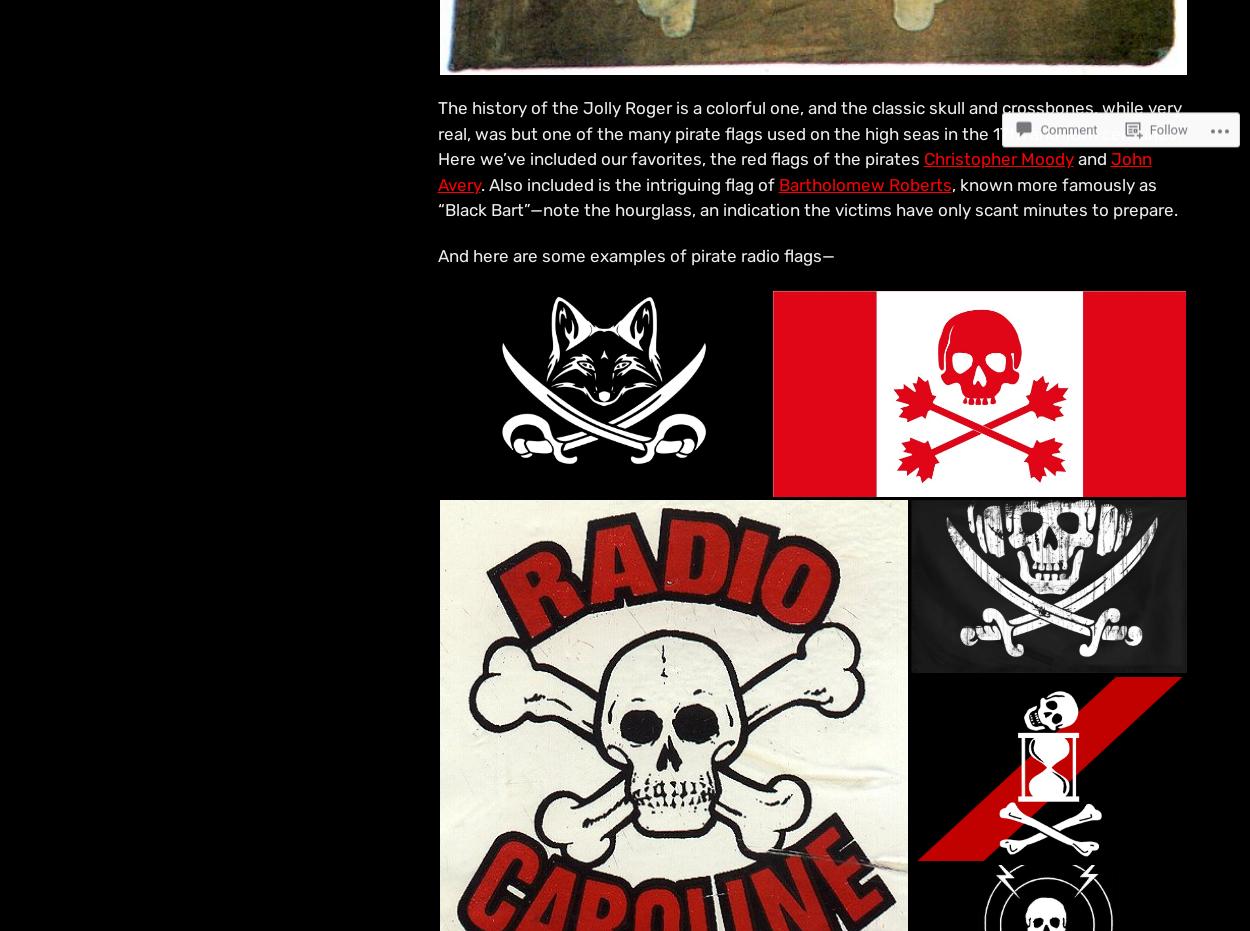 The width and height of the screenshot is (1250, 931). Describe the element at coordinates (437, 120) in the screenshot. I see `'The history of the Jolly Roger is a colorful one, and the classic skull and crossbones, while very real, was but one of the many pirate flags used on the high seas in the 17'` at that location.